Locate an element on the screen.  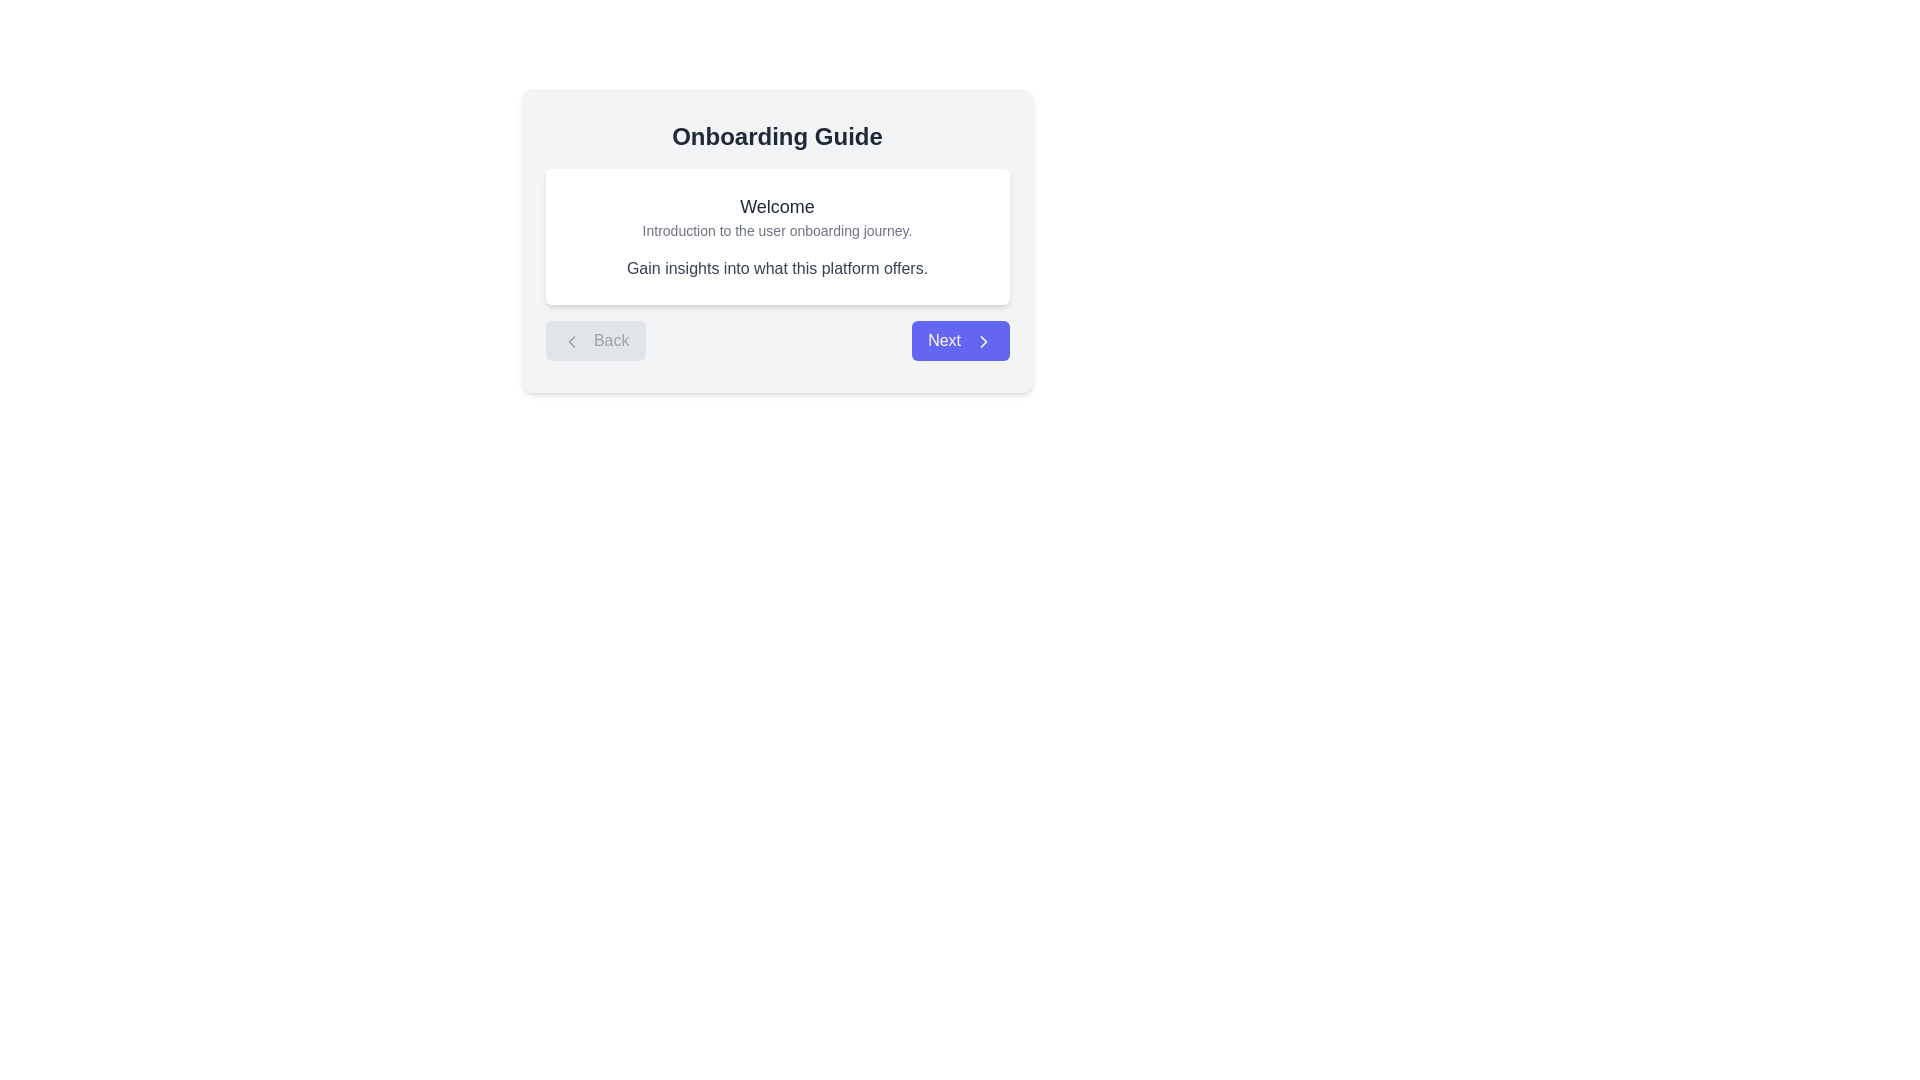
the 'Next' button located at the bottom right of the onboarding guide panel to change its appearance is located at coordinates (960, 339).